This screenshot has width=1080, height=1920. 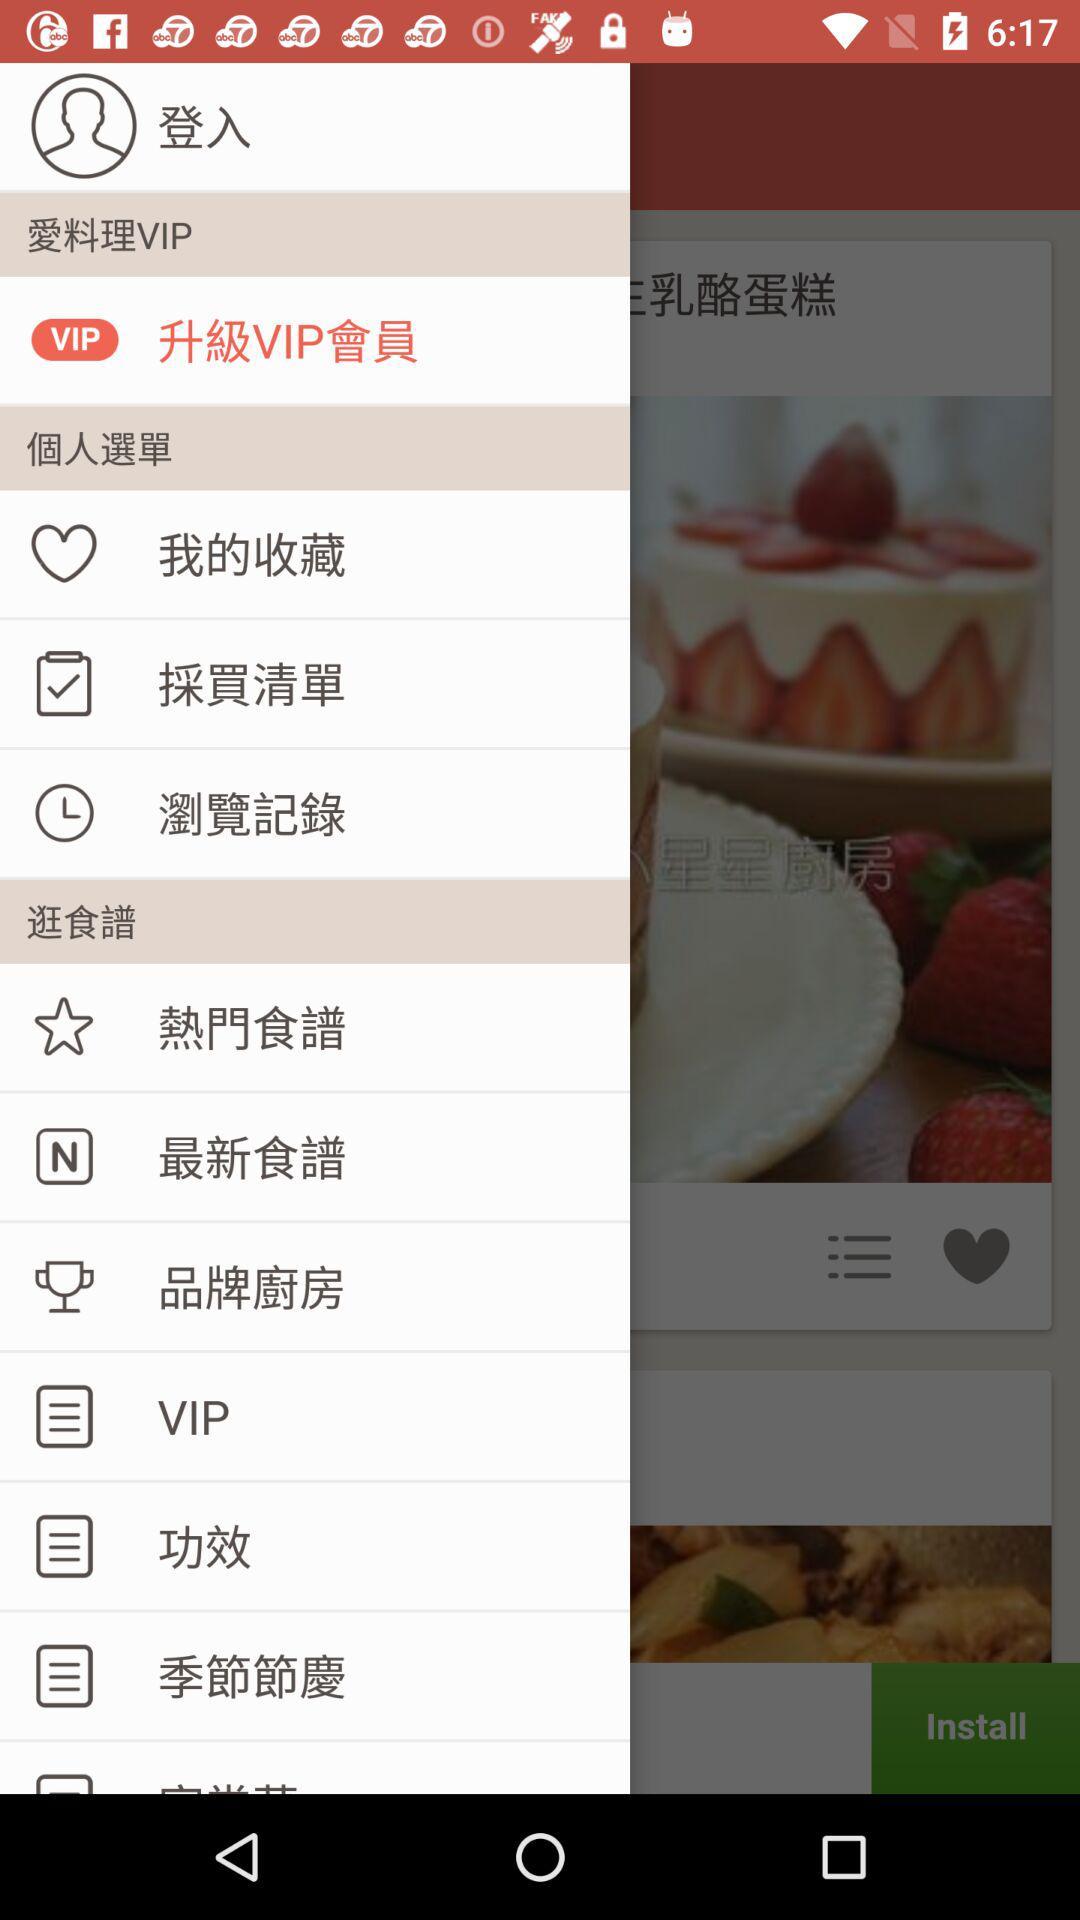 I want to click on the timer icon, so click(x=64, y=812).